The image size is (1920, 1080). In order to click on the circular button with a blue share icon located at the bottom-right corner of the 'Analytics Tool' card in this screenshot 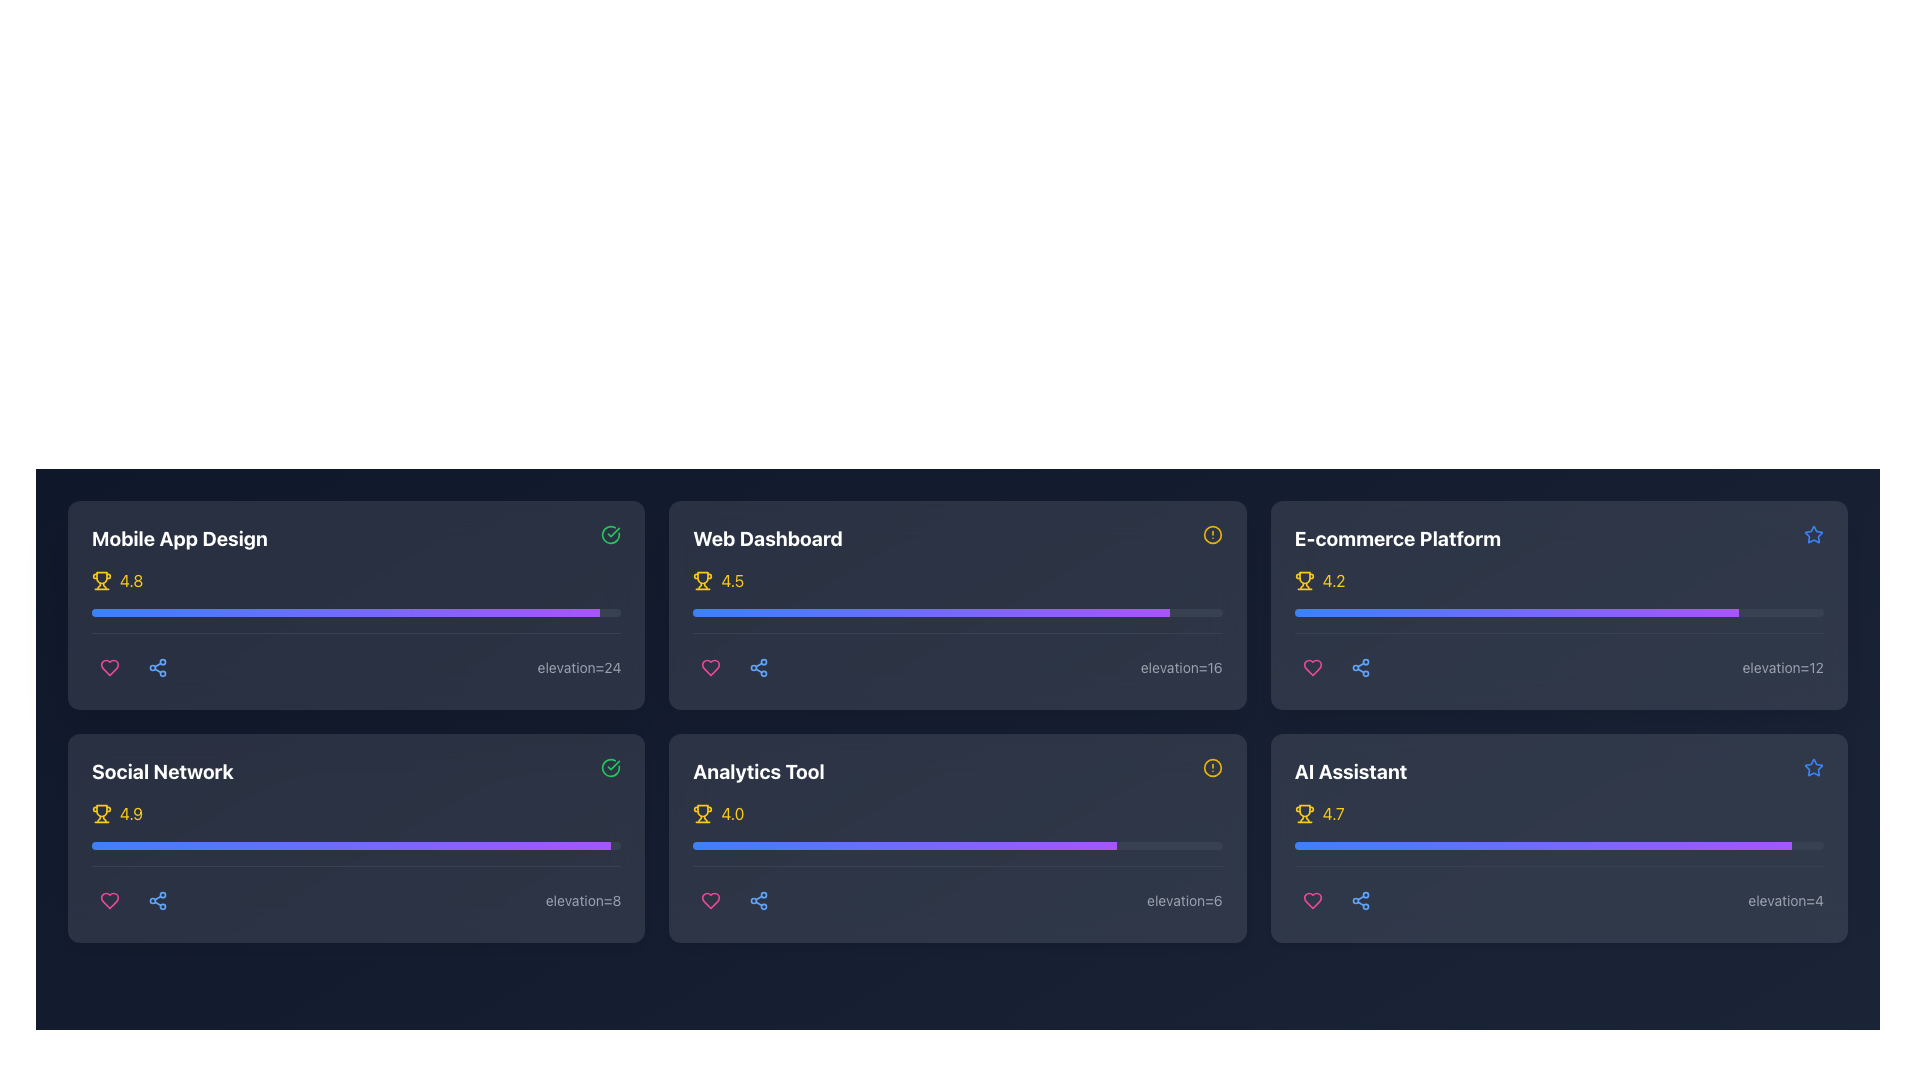, I will do `click(758, 901)`.